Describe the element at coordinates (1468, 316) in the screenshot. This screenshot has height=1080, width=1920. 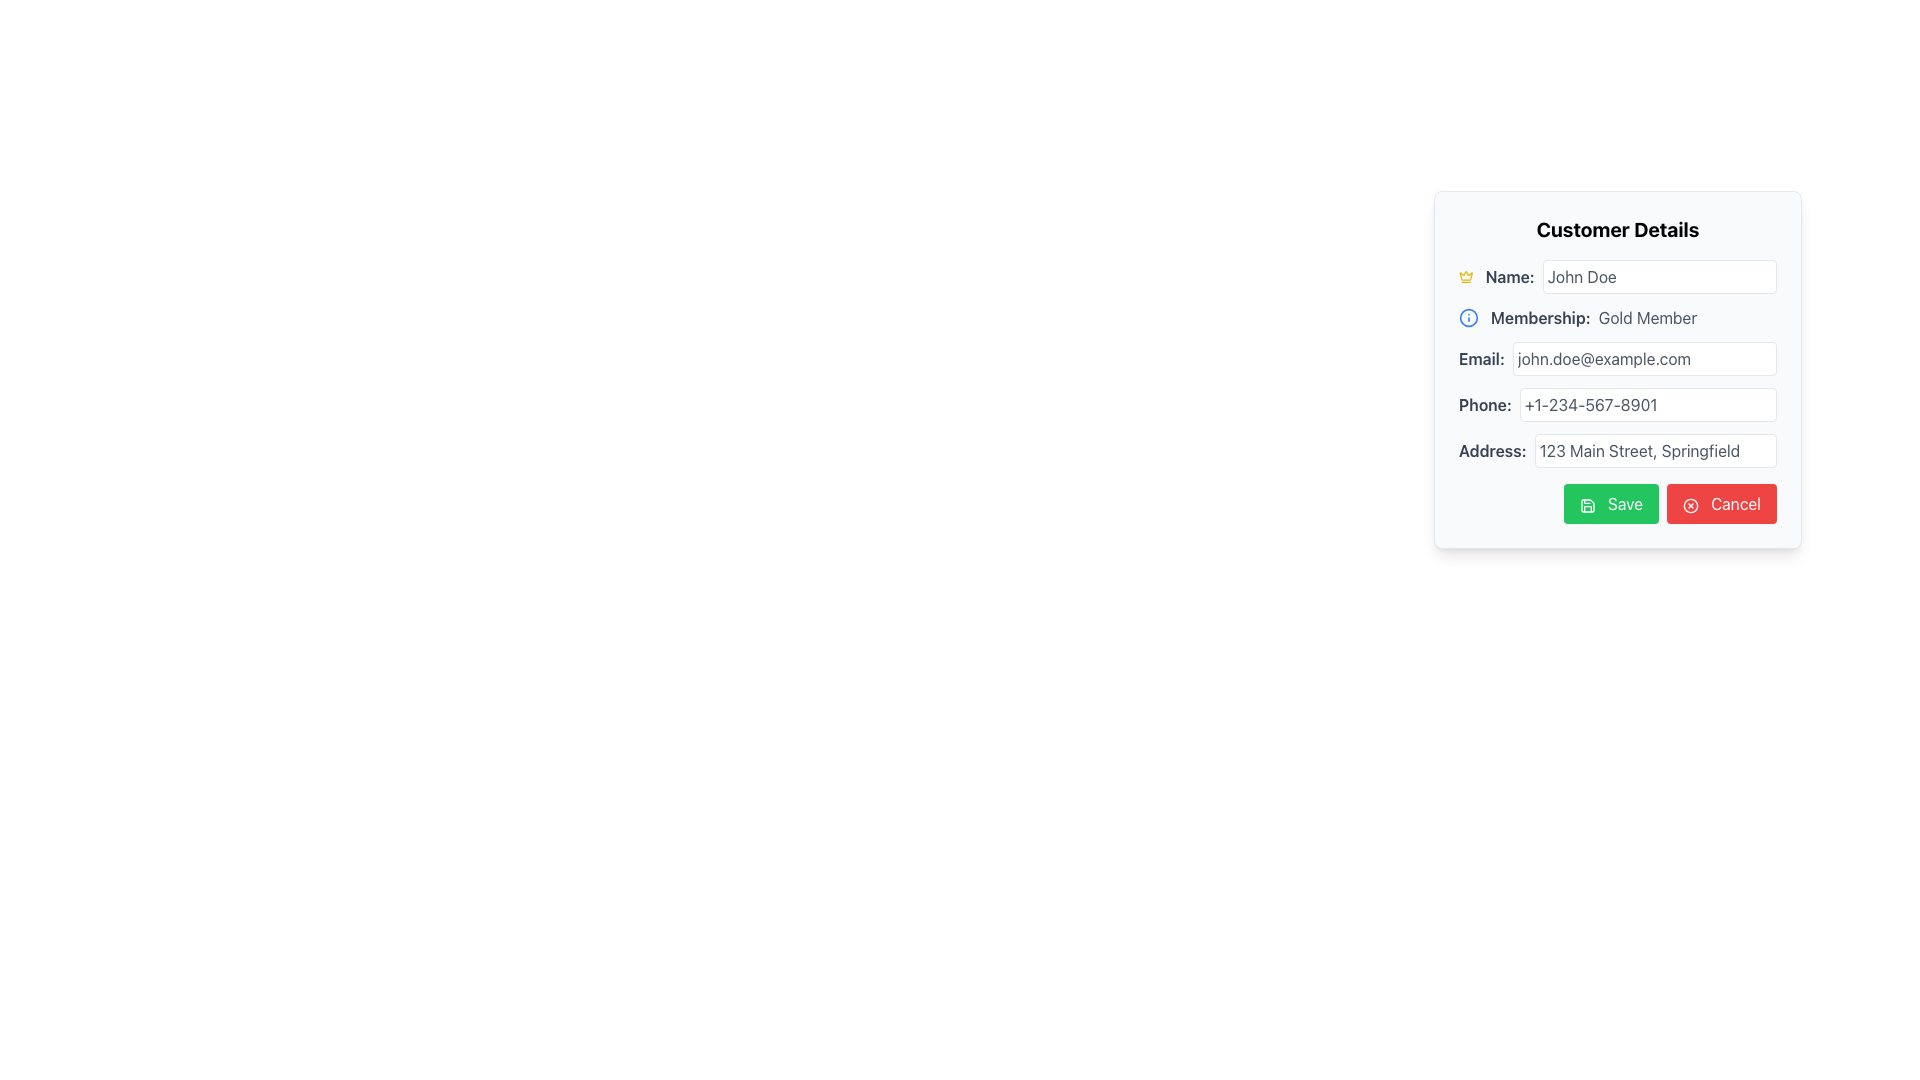
I see `the visual circle element styled as part of an SVG icon located near the 'Membership' label in the 'Customer Details' card` at that location.